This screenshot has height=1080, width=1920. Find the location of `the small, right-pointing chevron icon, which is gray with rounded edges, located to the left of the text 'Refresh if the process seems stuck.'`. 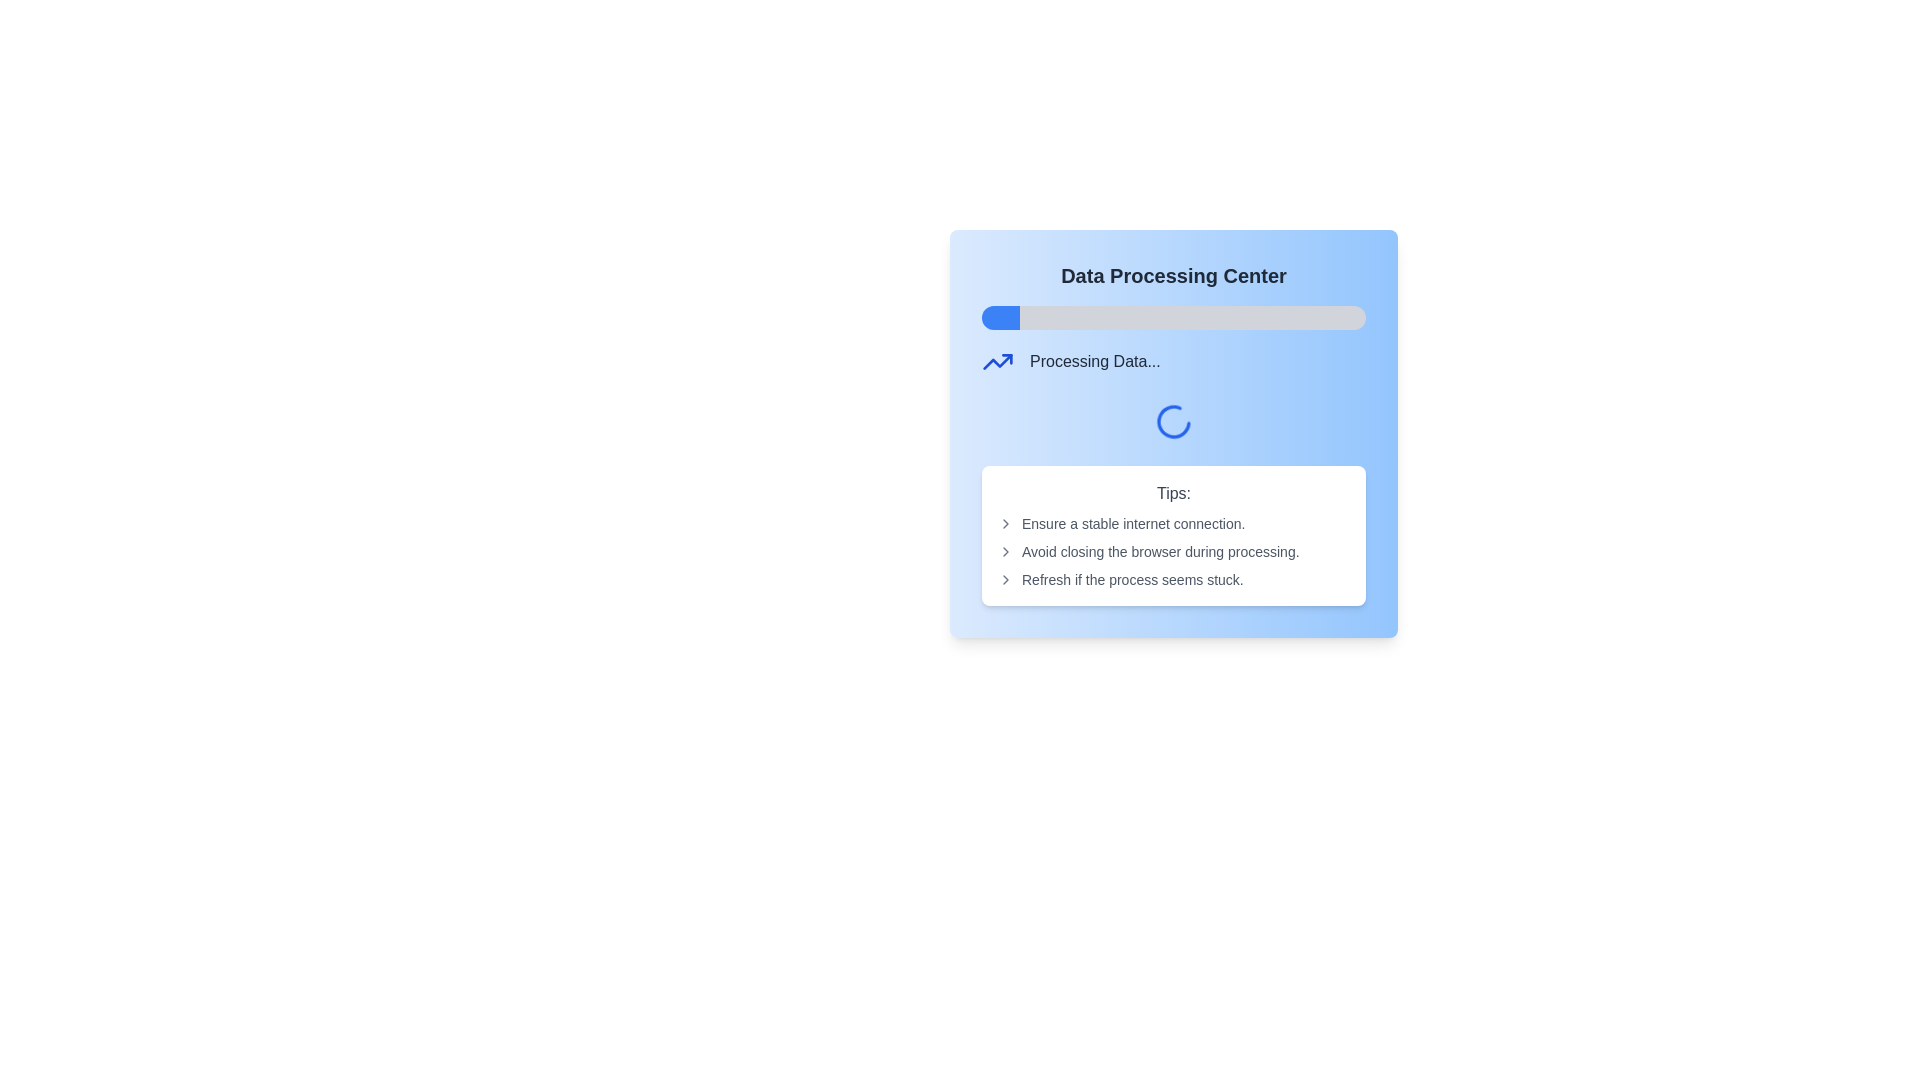

the small, right-pointing chevron icon, which is gray with rounded edges, located to the left of the text 'Refresh if the process seems stuck.' is located at coordinates (1006, 579).